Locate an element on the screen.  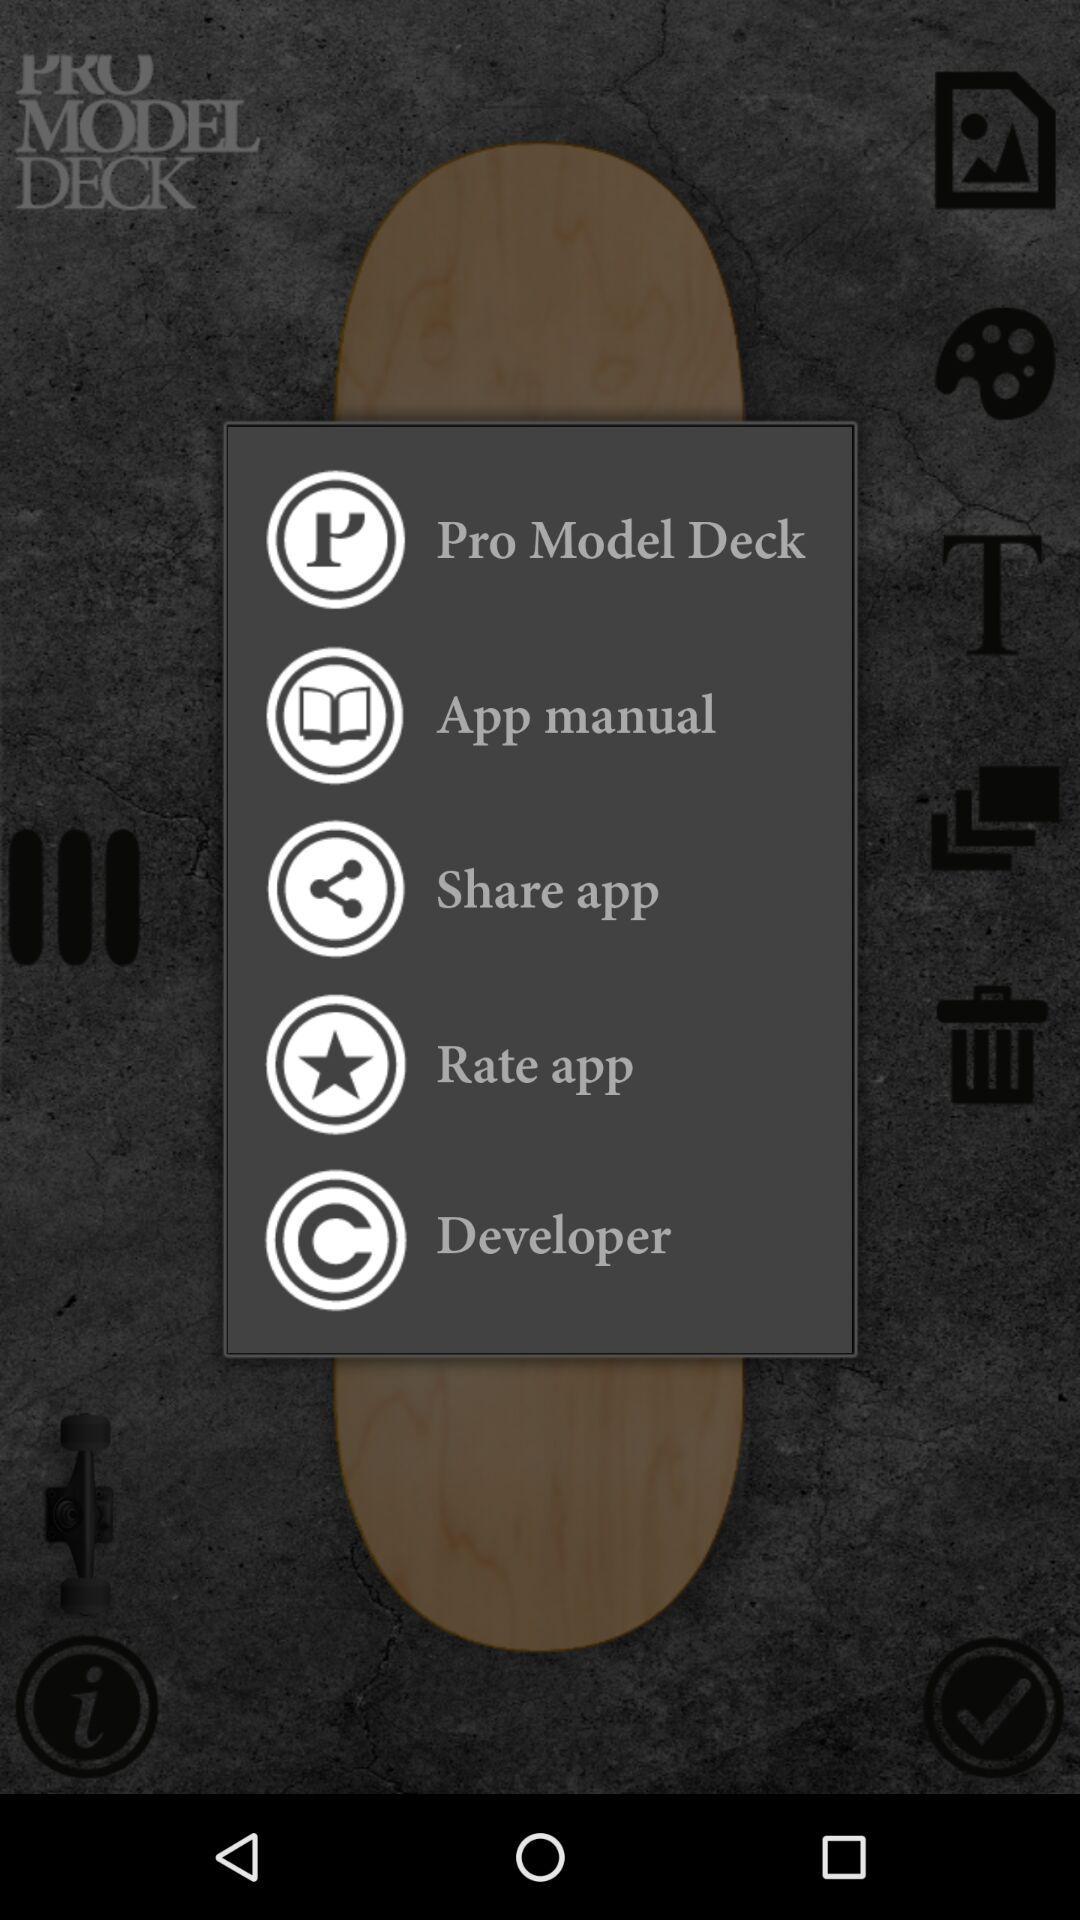
item next to developer icon is located at coordinates (333, 1238).